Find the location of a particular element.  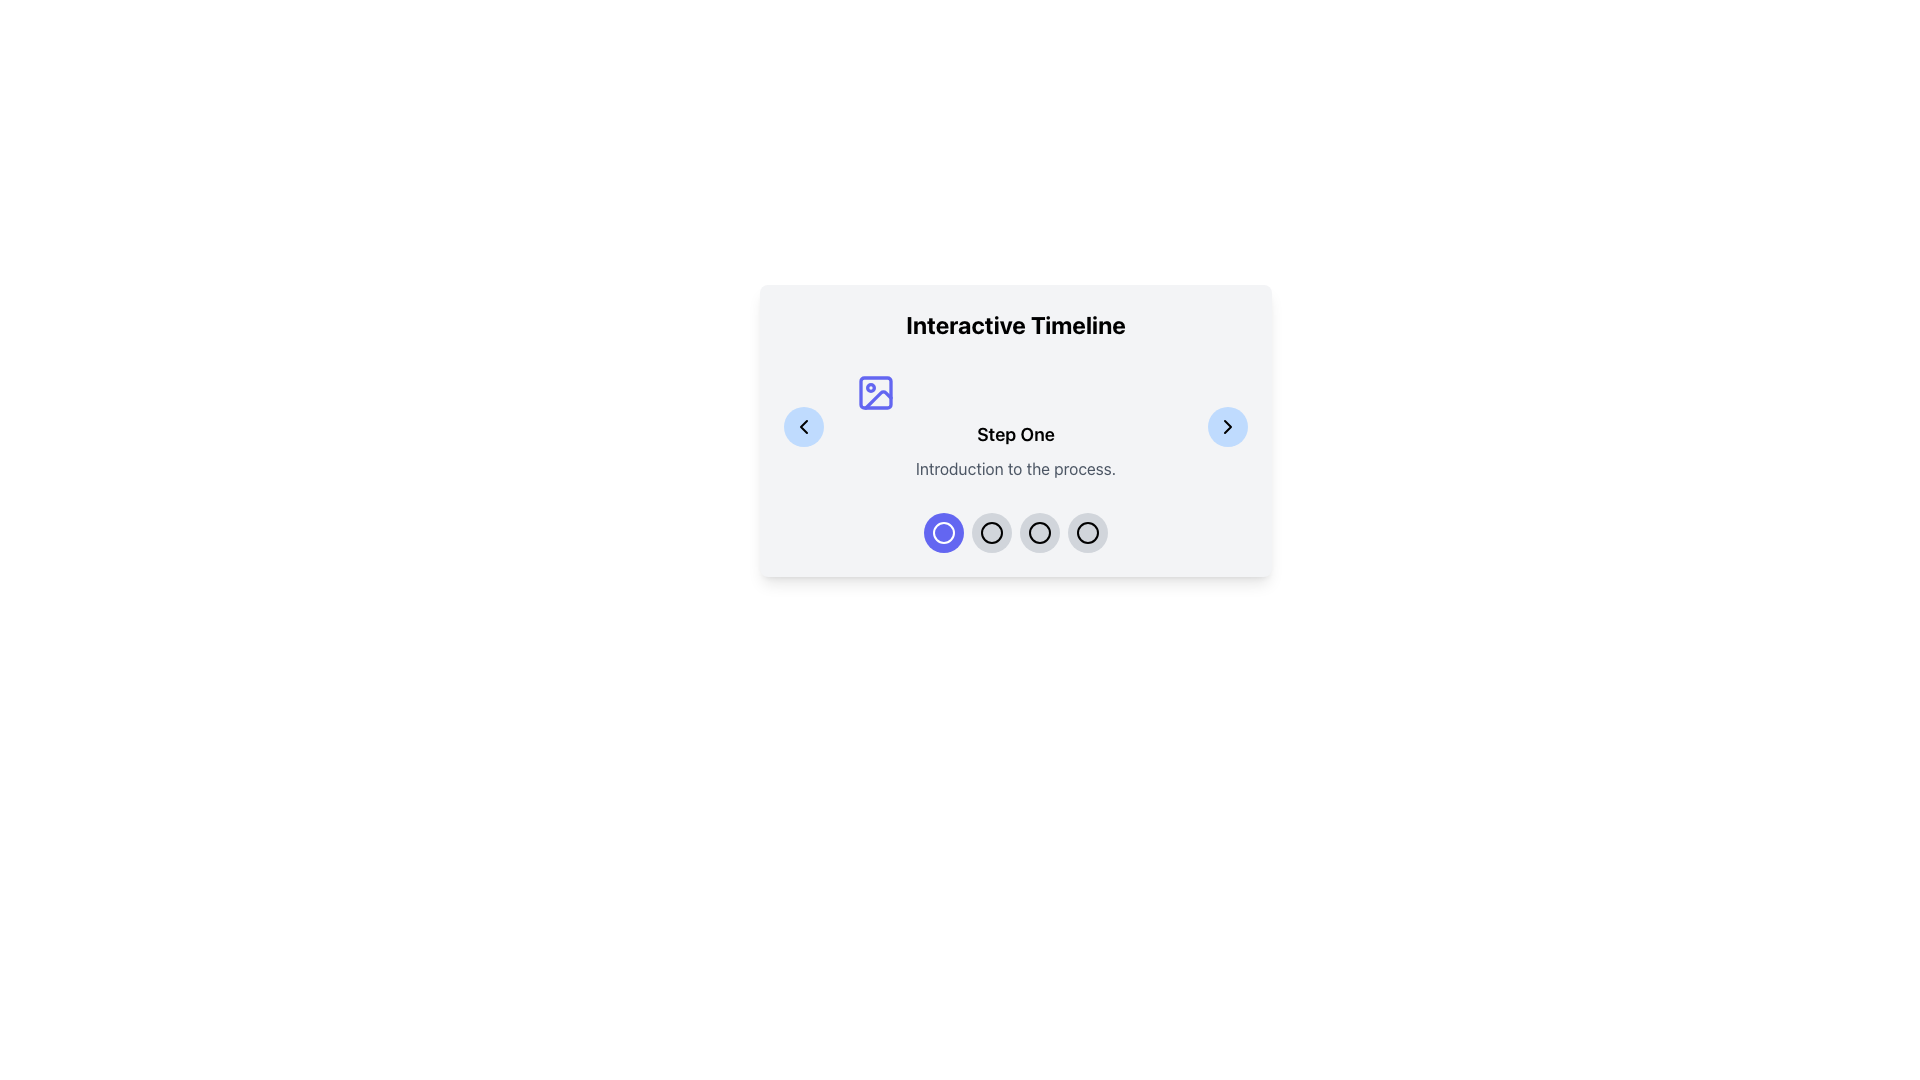

the small indigo icon resembling a framed picture, positioned above the text 'Step One' and 'Introduction to the process' in the upper-left segment of the card interface is located at coordinates (875, 393).